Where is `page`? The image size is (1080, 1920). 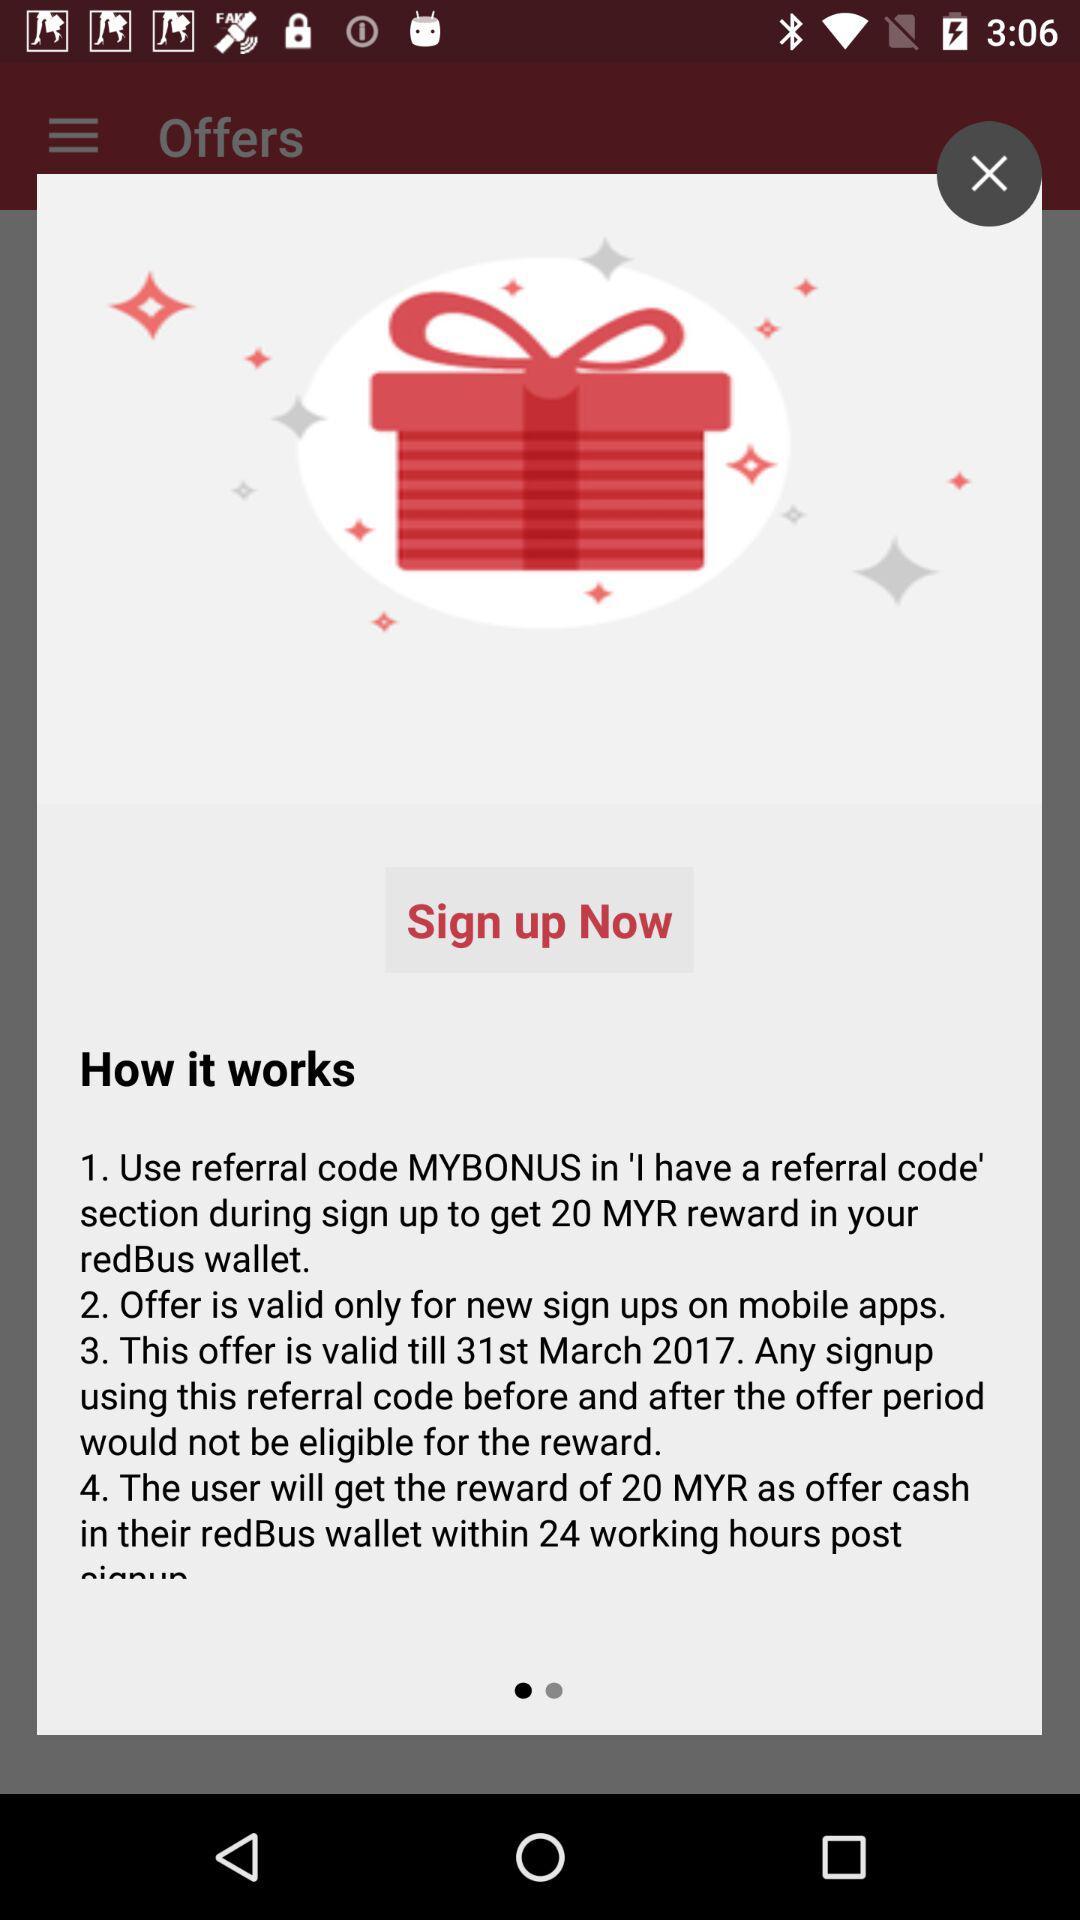 page is located at coordinates (988, 173).